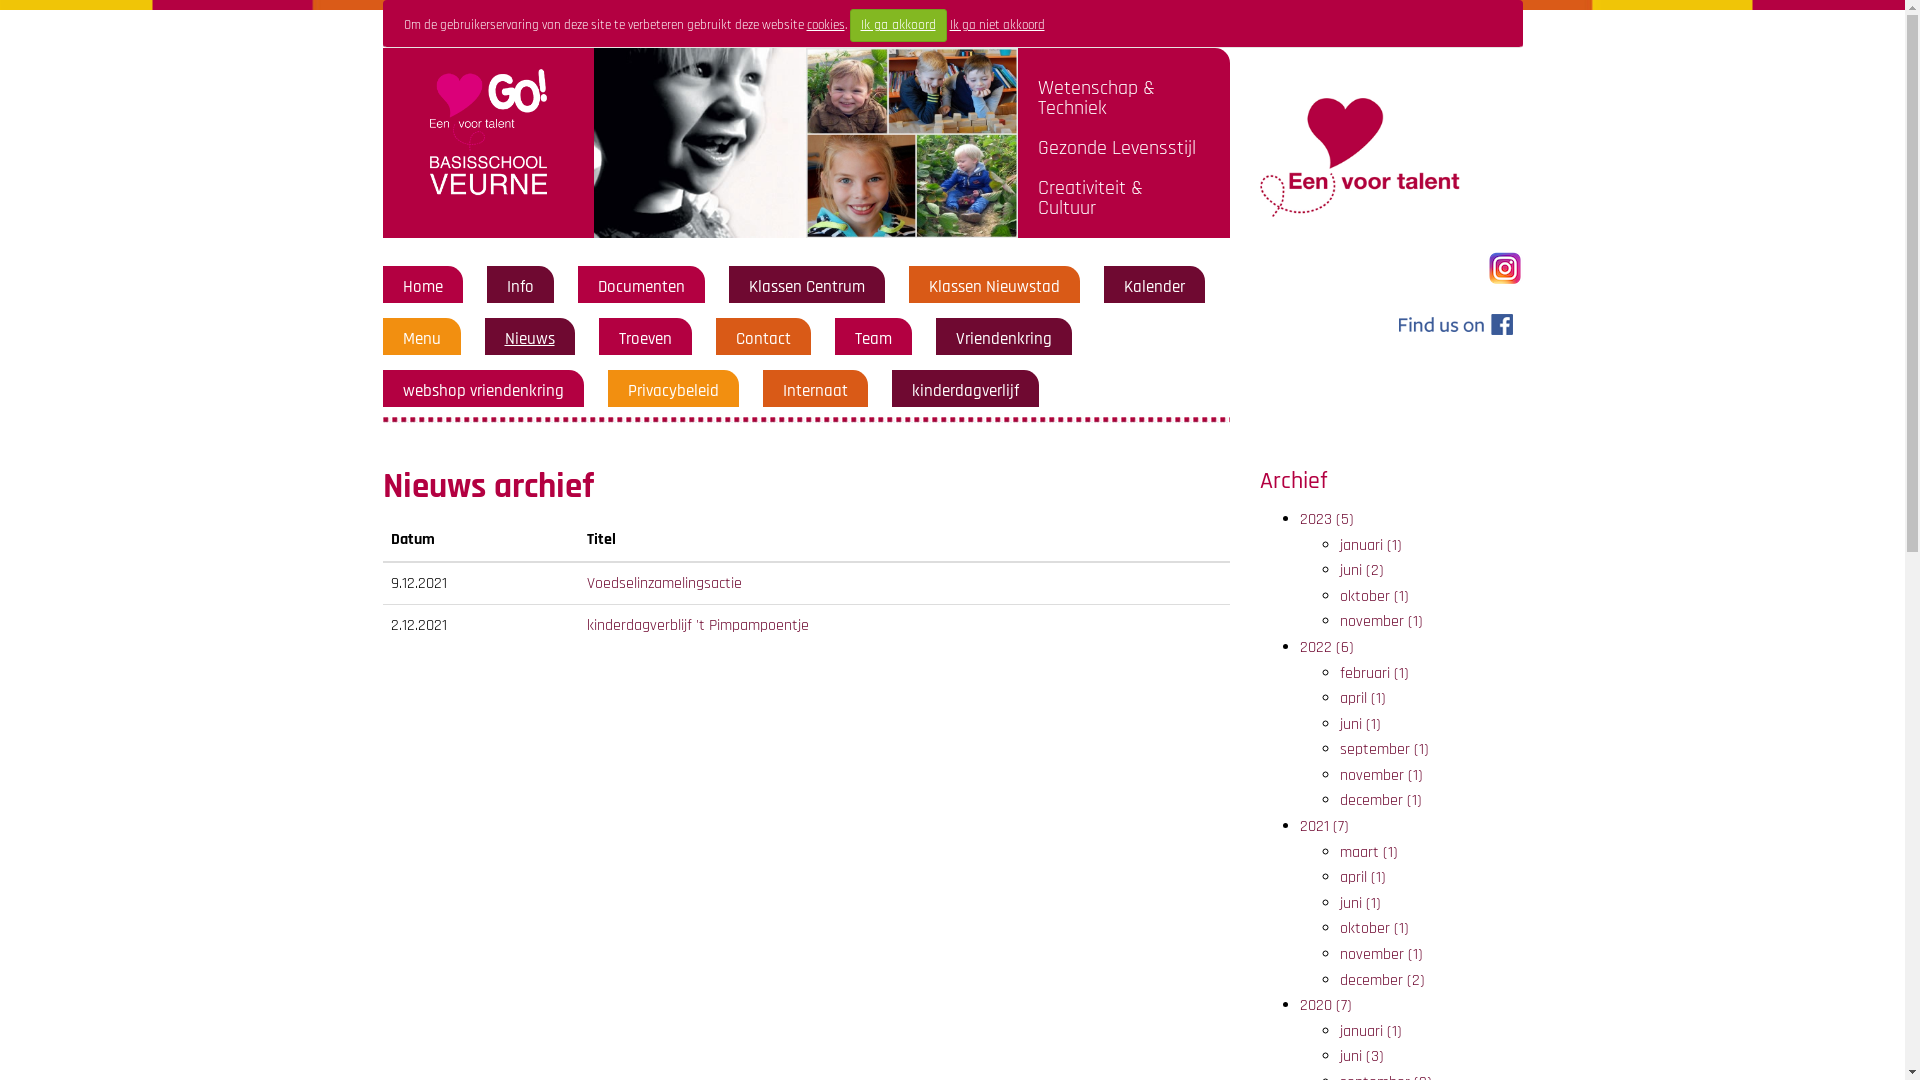 The height and width of the screenshot is (1080, 1920). Describe the element at coordinates (1361, 570) in the screenshot. I see `'juni (2)'` at that location.